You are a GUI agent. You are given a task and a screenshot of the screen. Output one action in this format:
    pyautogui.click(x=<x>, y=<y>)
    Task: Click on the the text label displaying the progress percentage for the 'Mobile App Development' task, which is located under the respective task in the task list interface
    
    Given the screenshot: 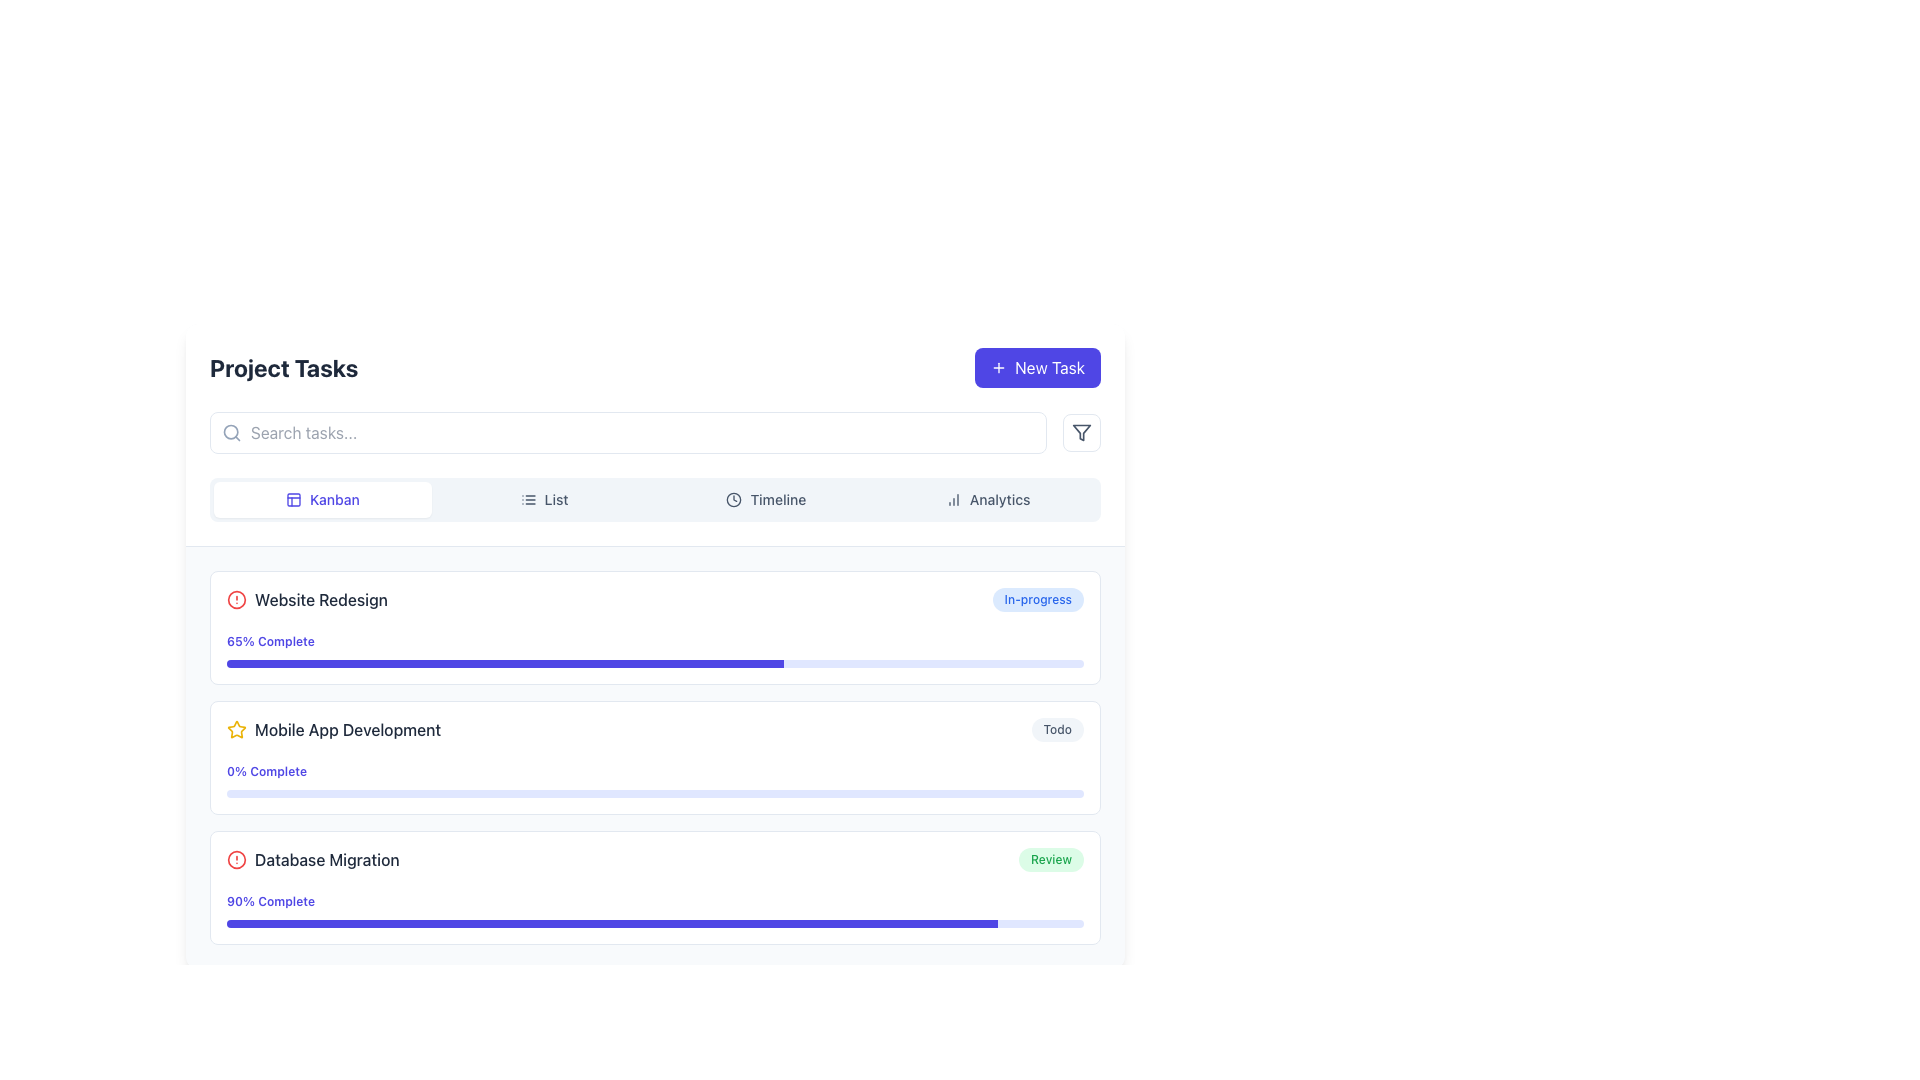 What is the action you would take?
    pyautogui.click(x=266, y=769)
    